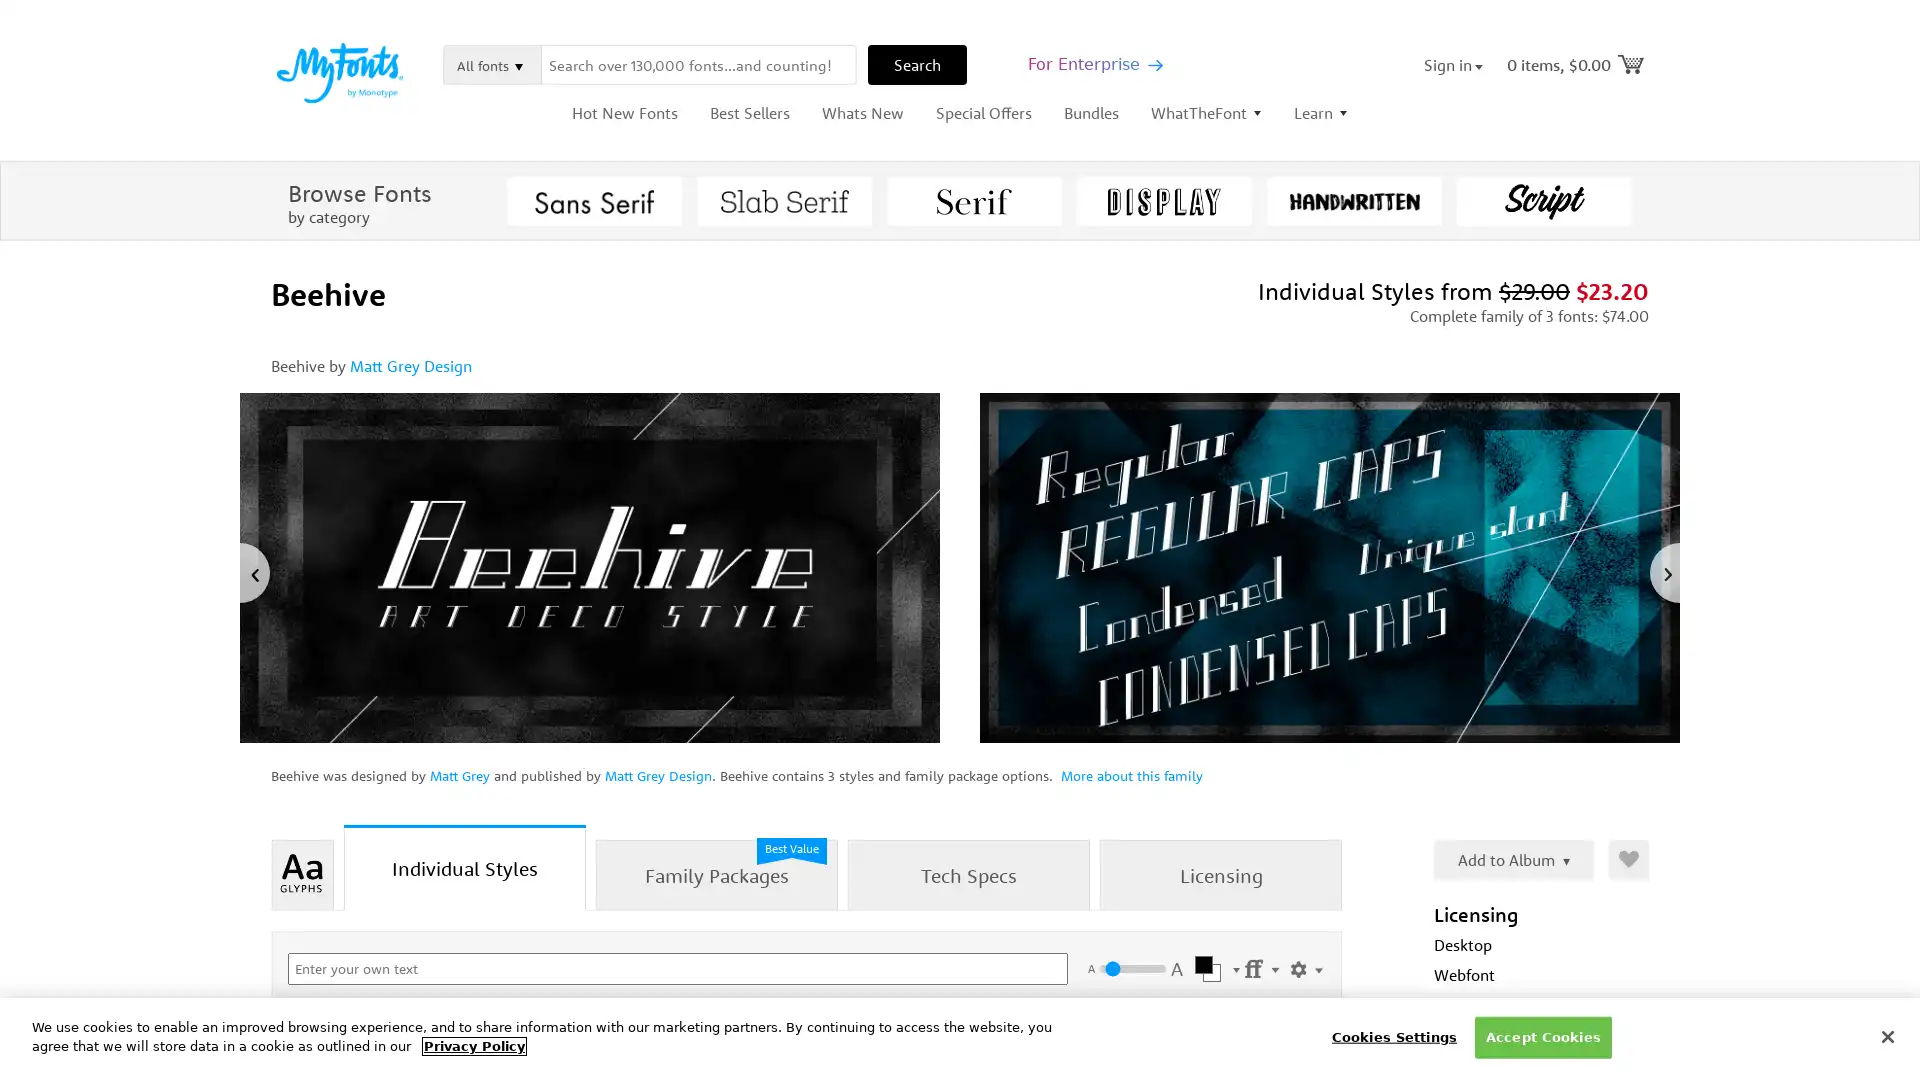  I want to click on Sign in, so click(1453, 64).